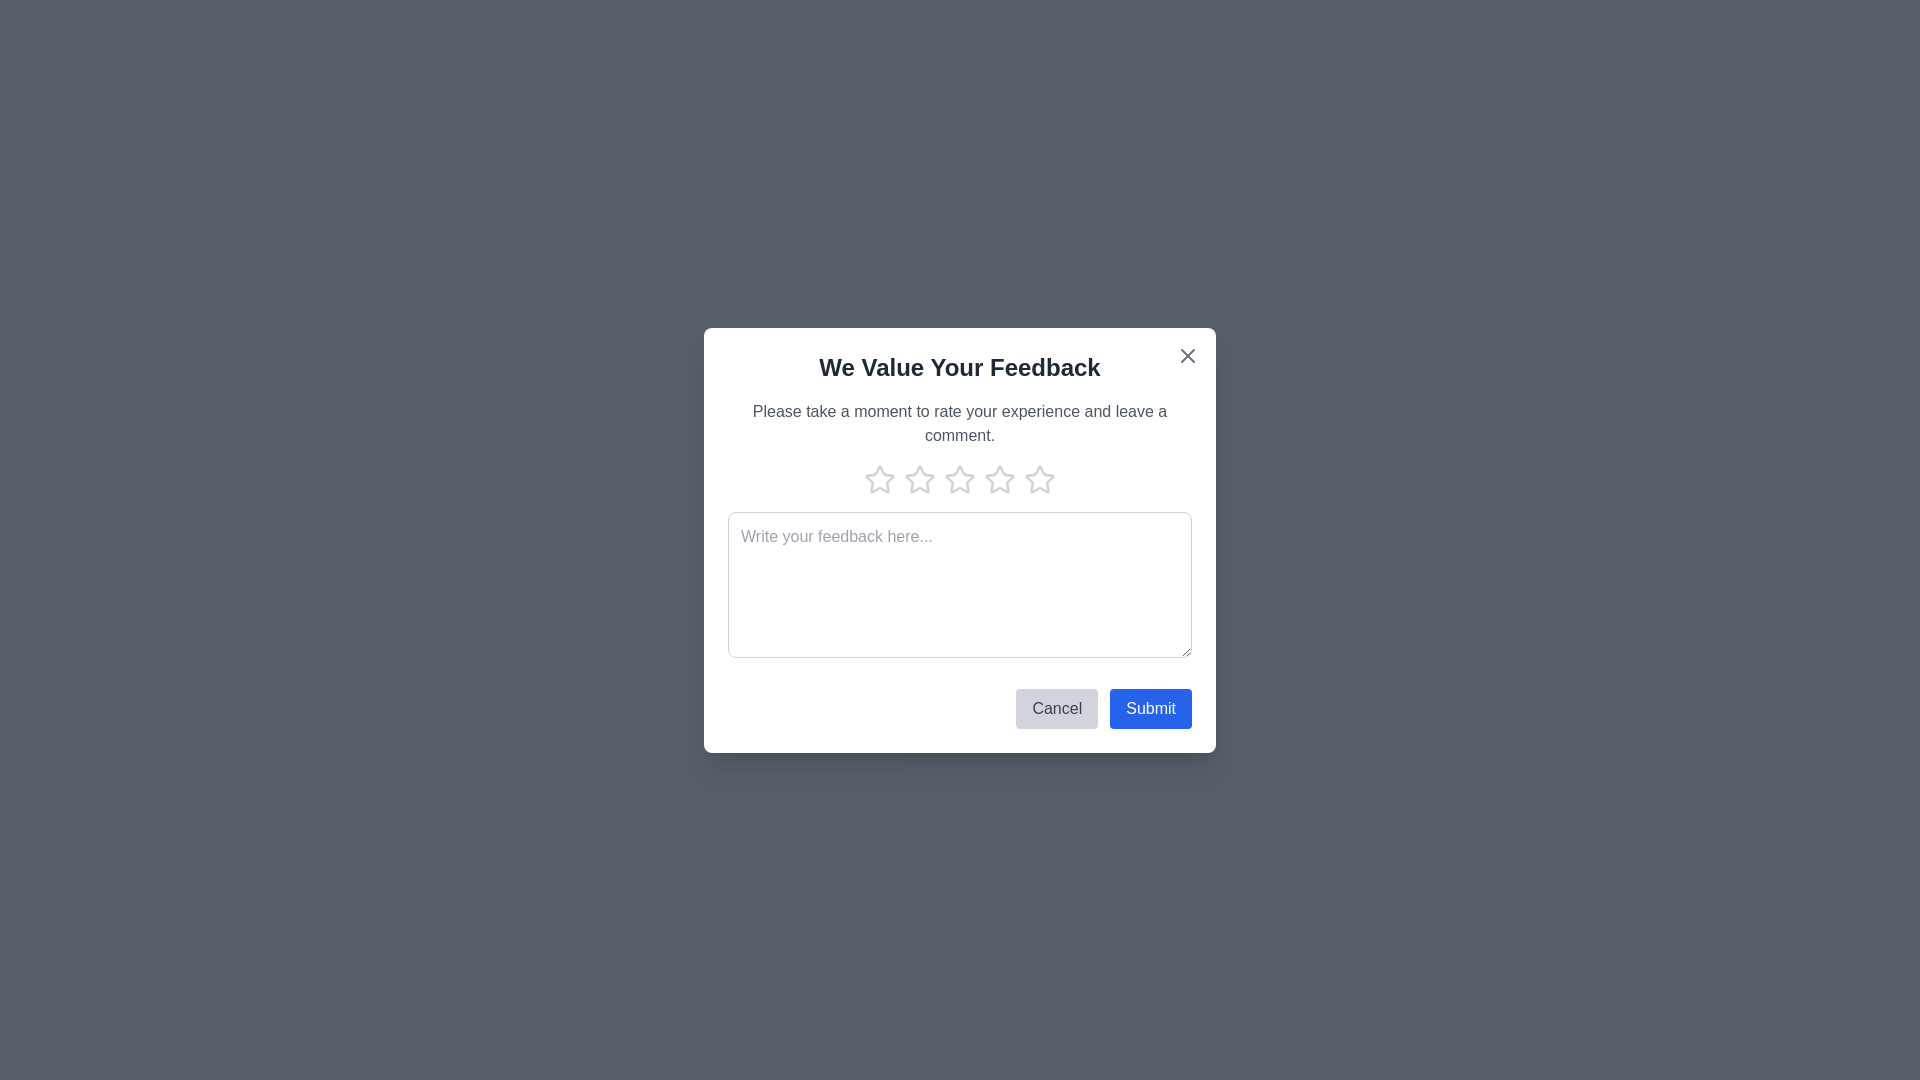 Image resolution: width=1920 pixels, height=1080 pixels. Describe the element at coordinates (999, 478) in the screenshot. I see `the third star icon from the left in the rating interface` at that location.